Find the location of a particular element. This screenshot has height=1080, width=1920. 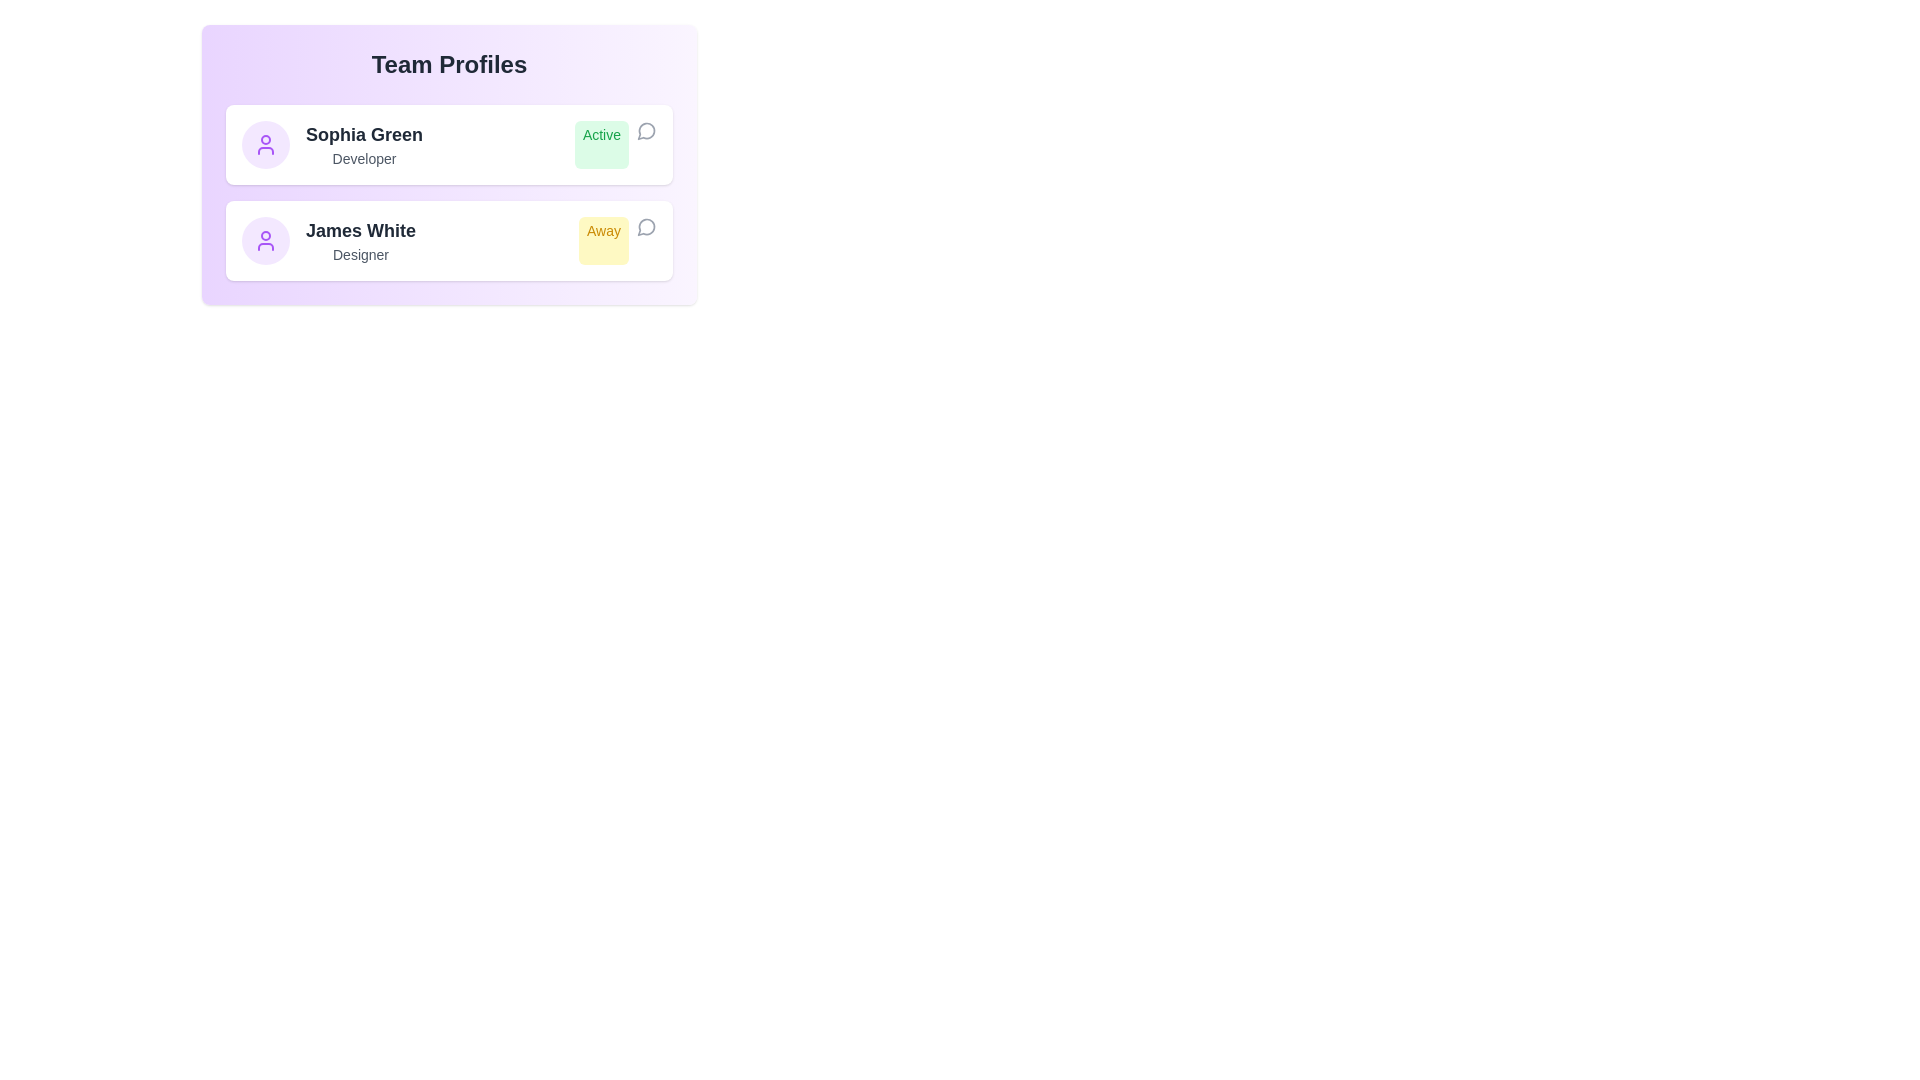

the notification icon located to the right of the profile section labeled 'James White', which is associated with messaging or notifications and belongs to the second profile entry is located at coordinates (646, 226).